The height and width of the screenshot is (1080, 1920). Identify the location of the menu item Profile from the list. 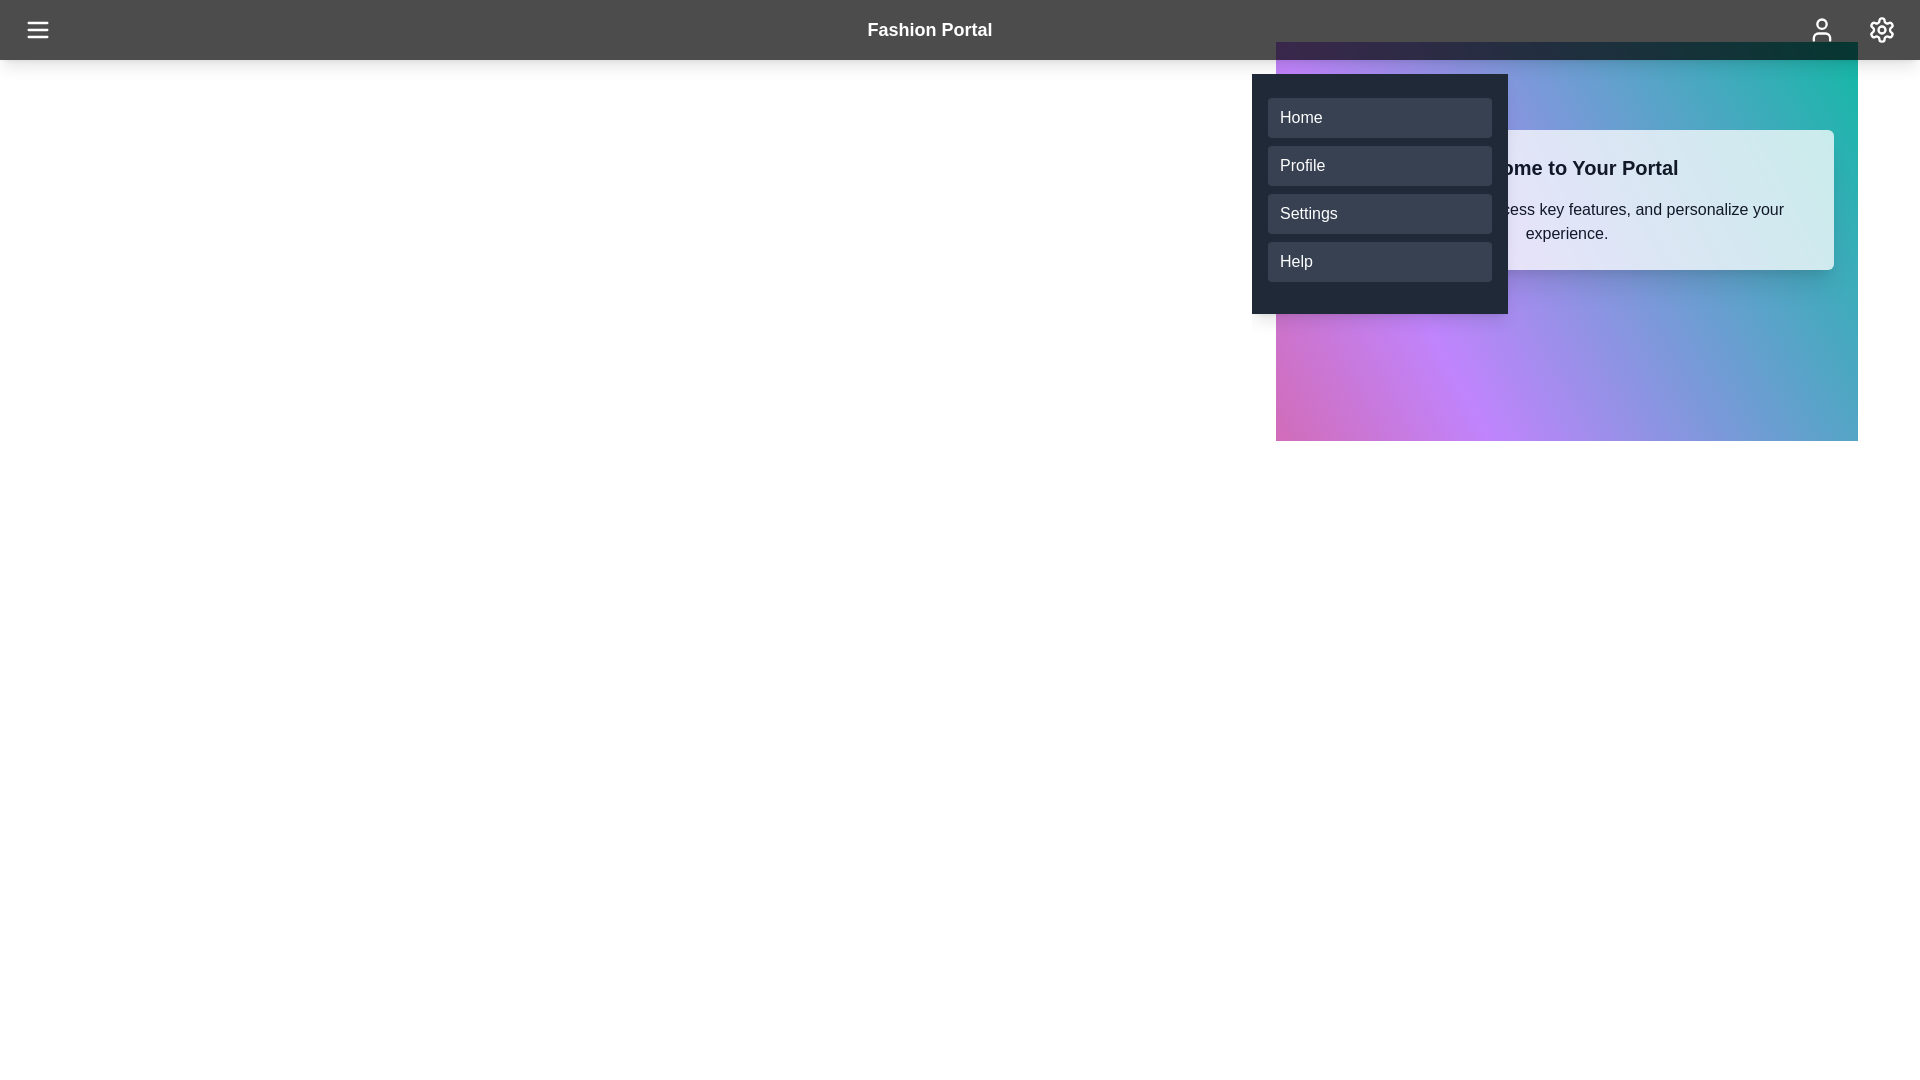
(1379, 164).